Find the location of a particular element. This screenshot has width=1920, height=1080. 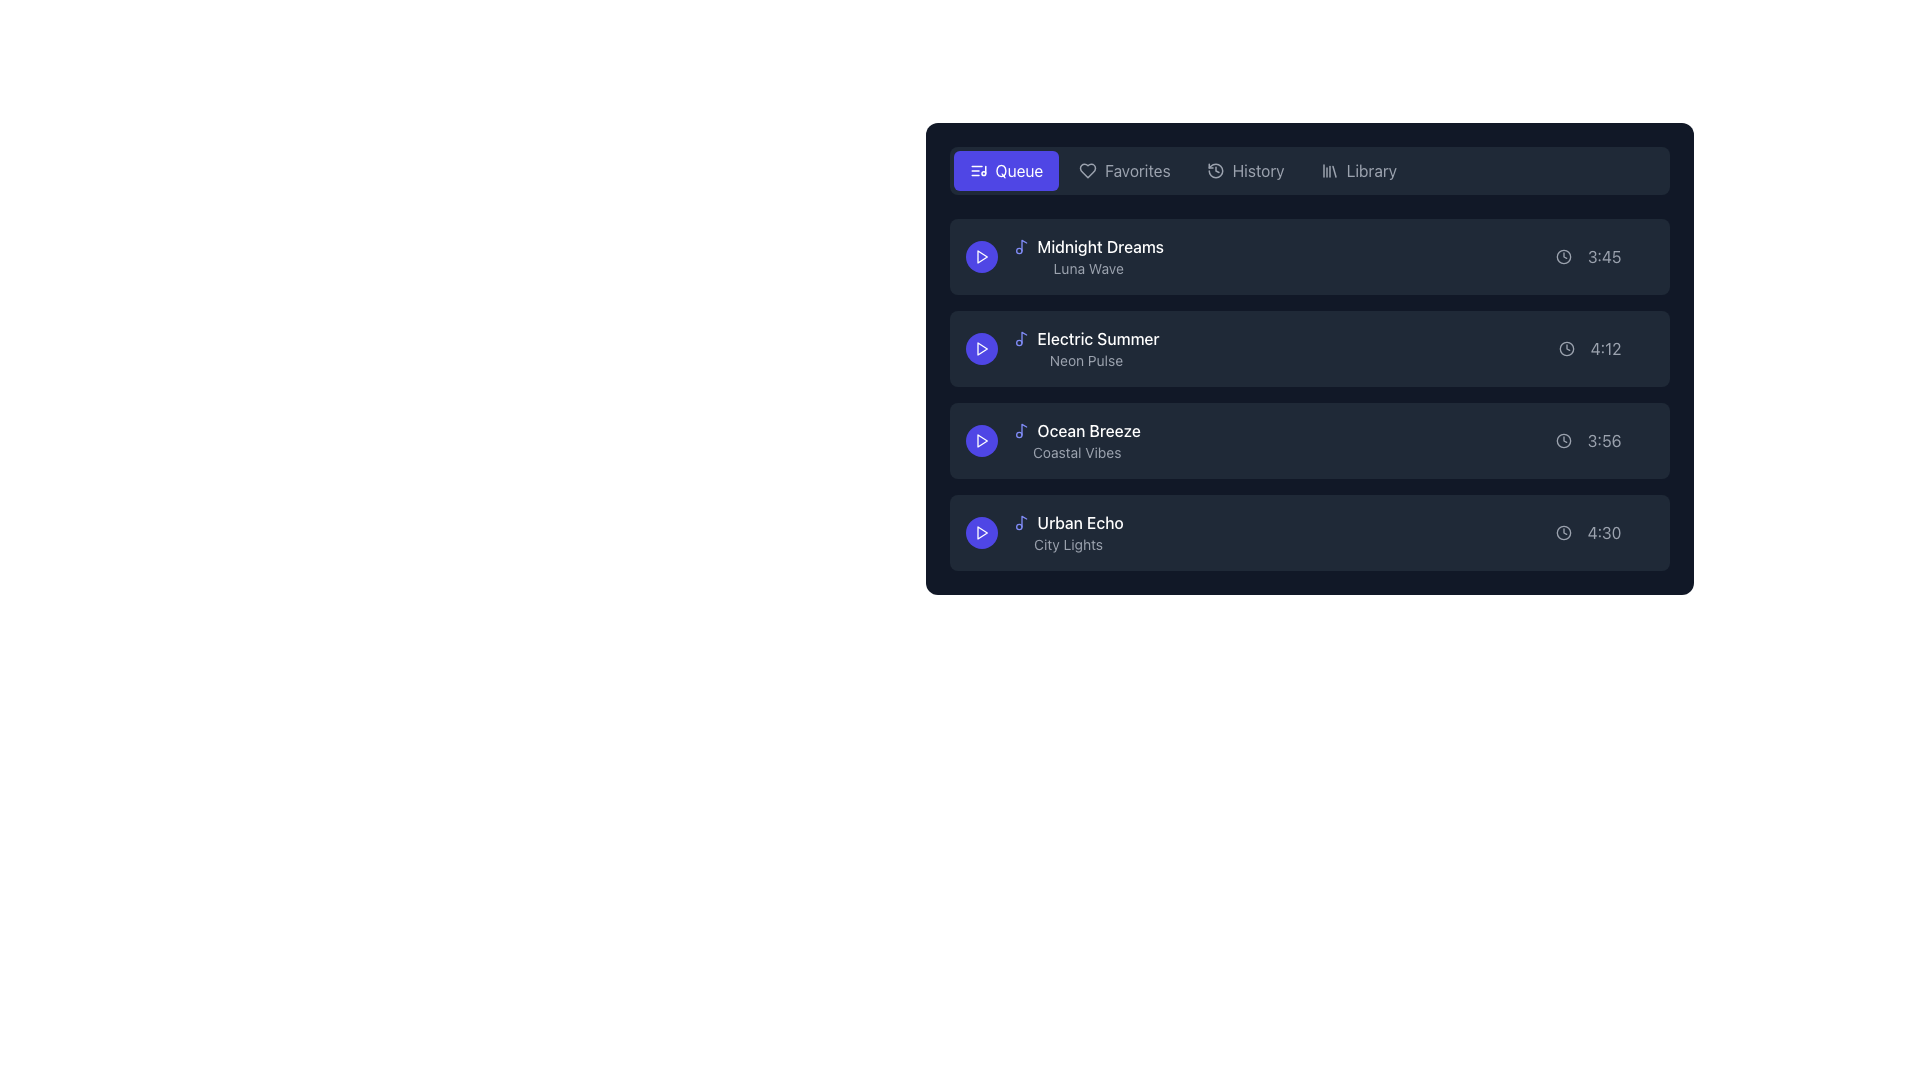

the play button located to the left of the text 'Midnight Dreams' to initiate playback of the media item is located at coordinates (981, 256).